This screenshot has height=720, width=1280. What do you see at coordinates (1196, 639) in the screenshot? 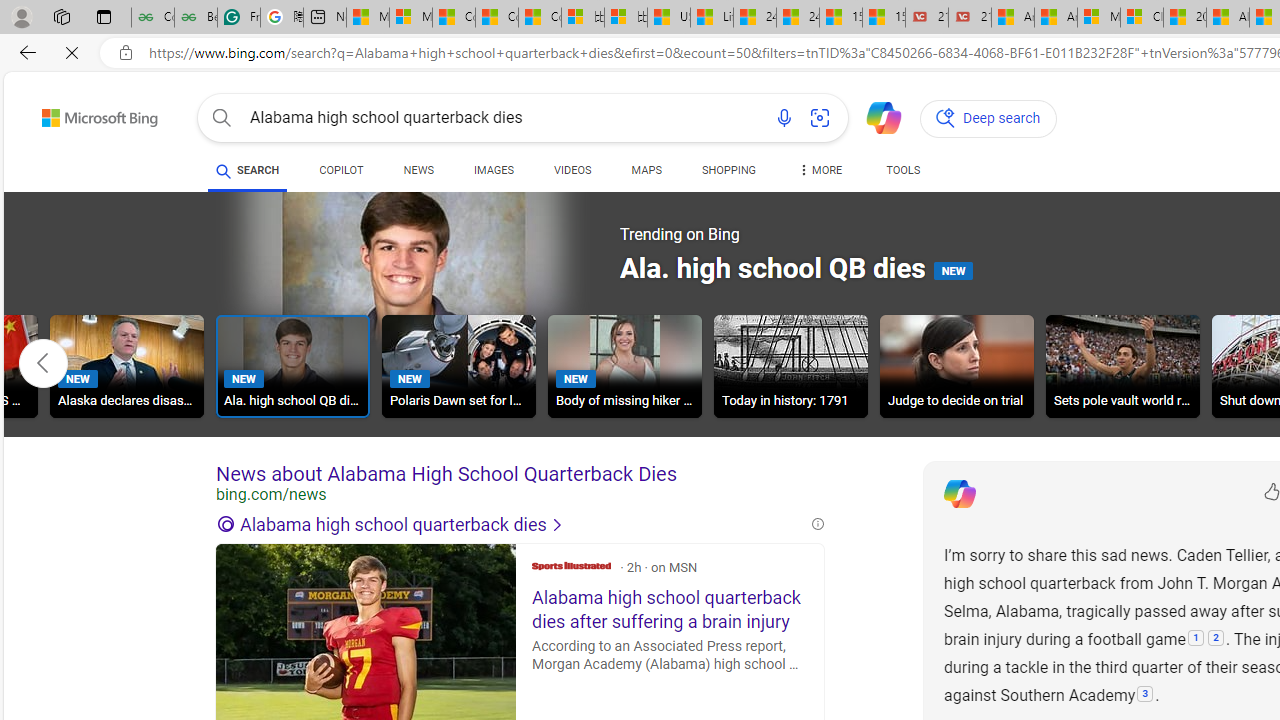
I see `'1: '` at bounding box center [1196, 639].